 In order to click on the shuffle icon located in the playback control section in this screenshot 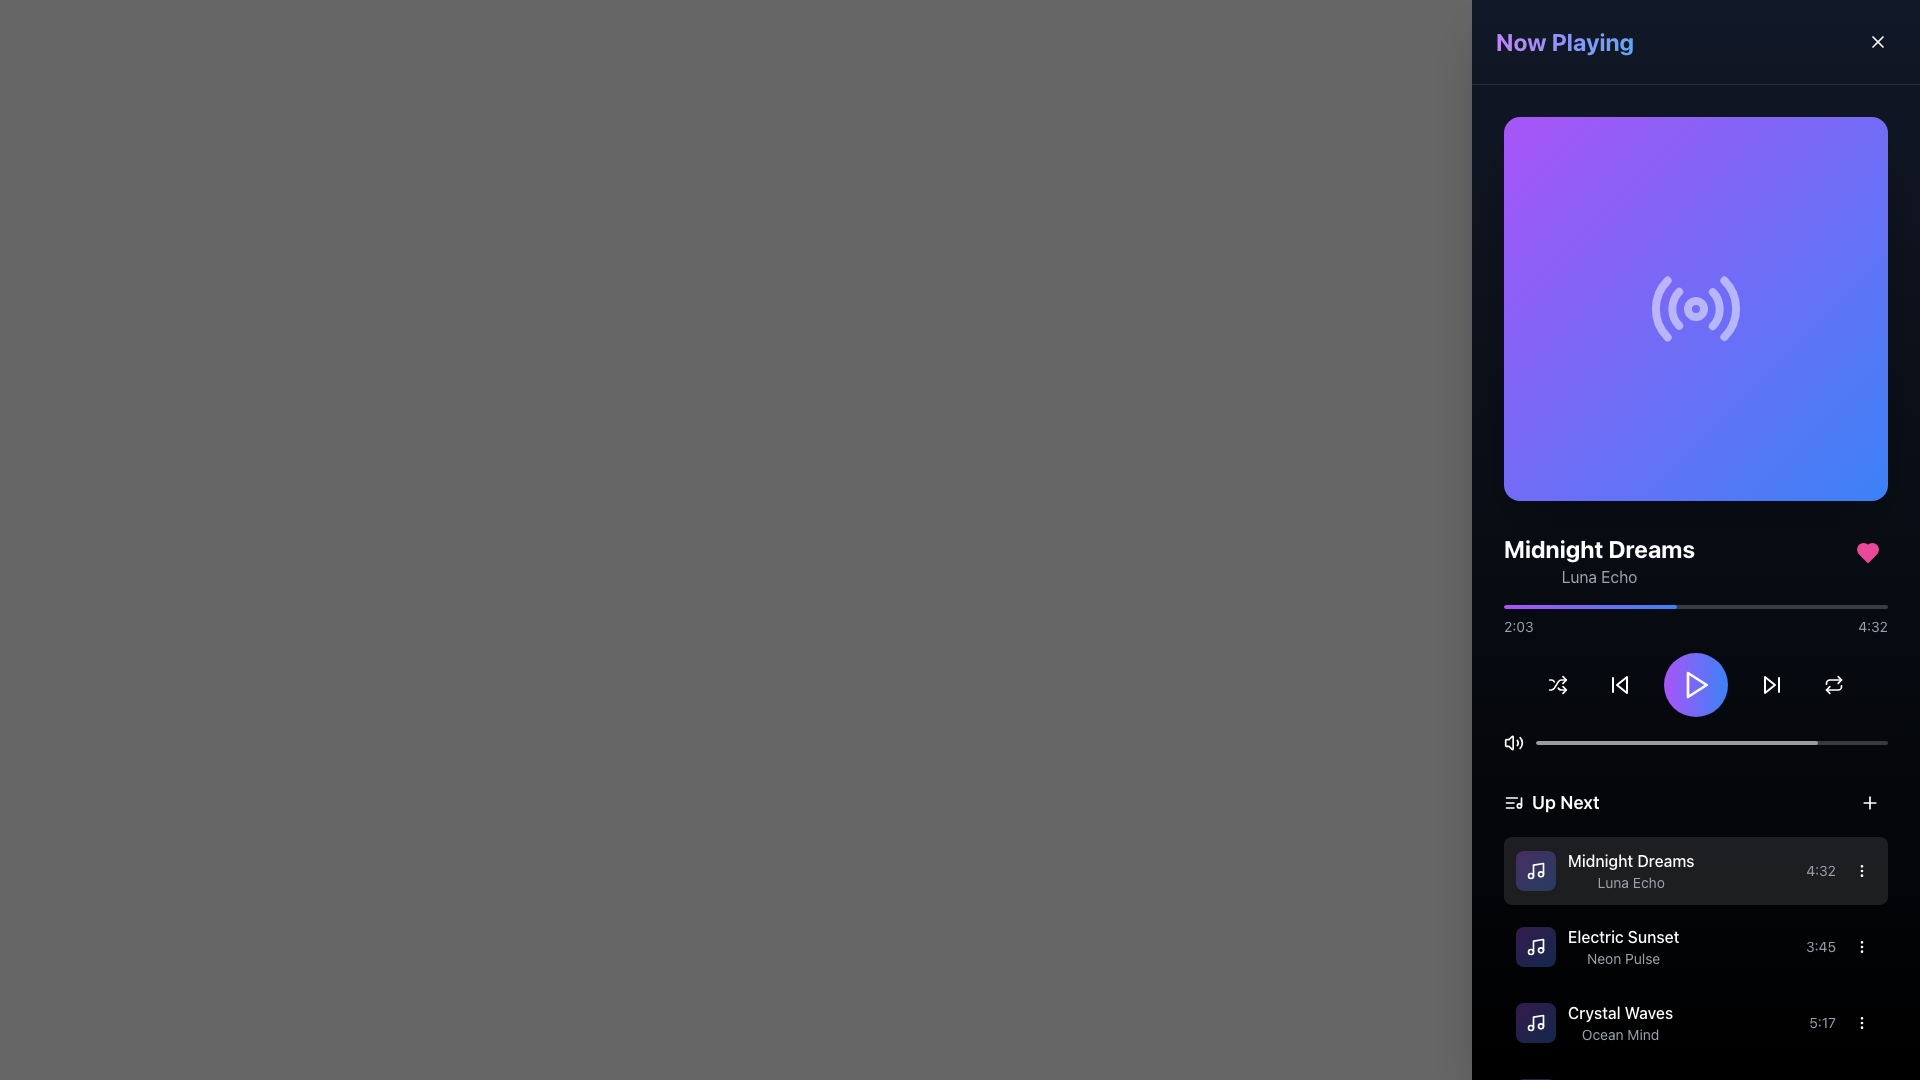, I will do `click(1557, 684)`.